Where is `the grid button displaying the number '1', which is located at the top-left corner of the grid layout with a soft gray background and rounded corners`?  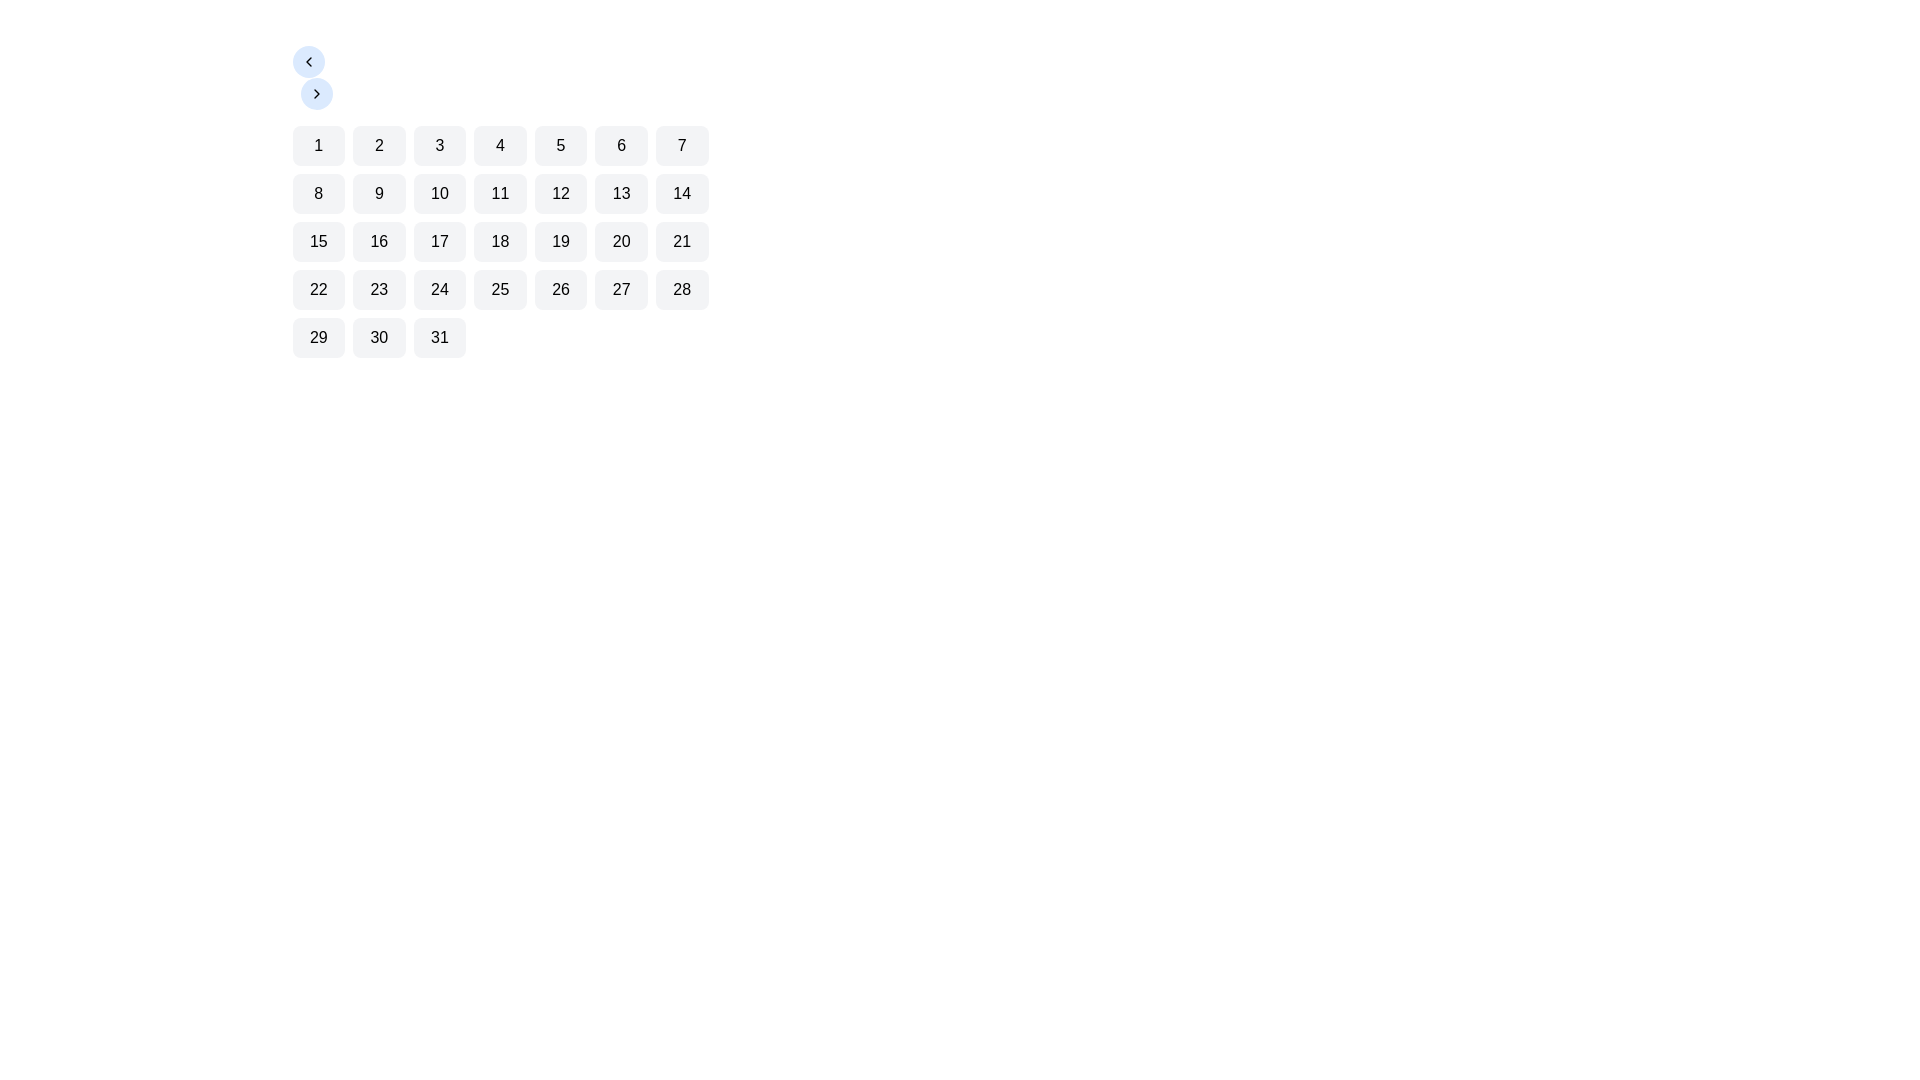
the grid button displaying the number '1', which is located at the top-left corner of the grid layout with a soft gray background and rounded corners is located at coordinates (317, 145).